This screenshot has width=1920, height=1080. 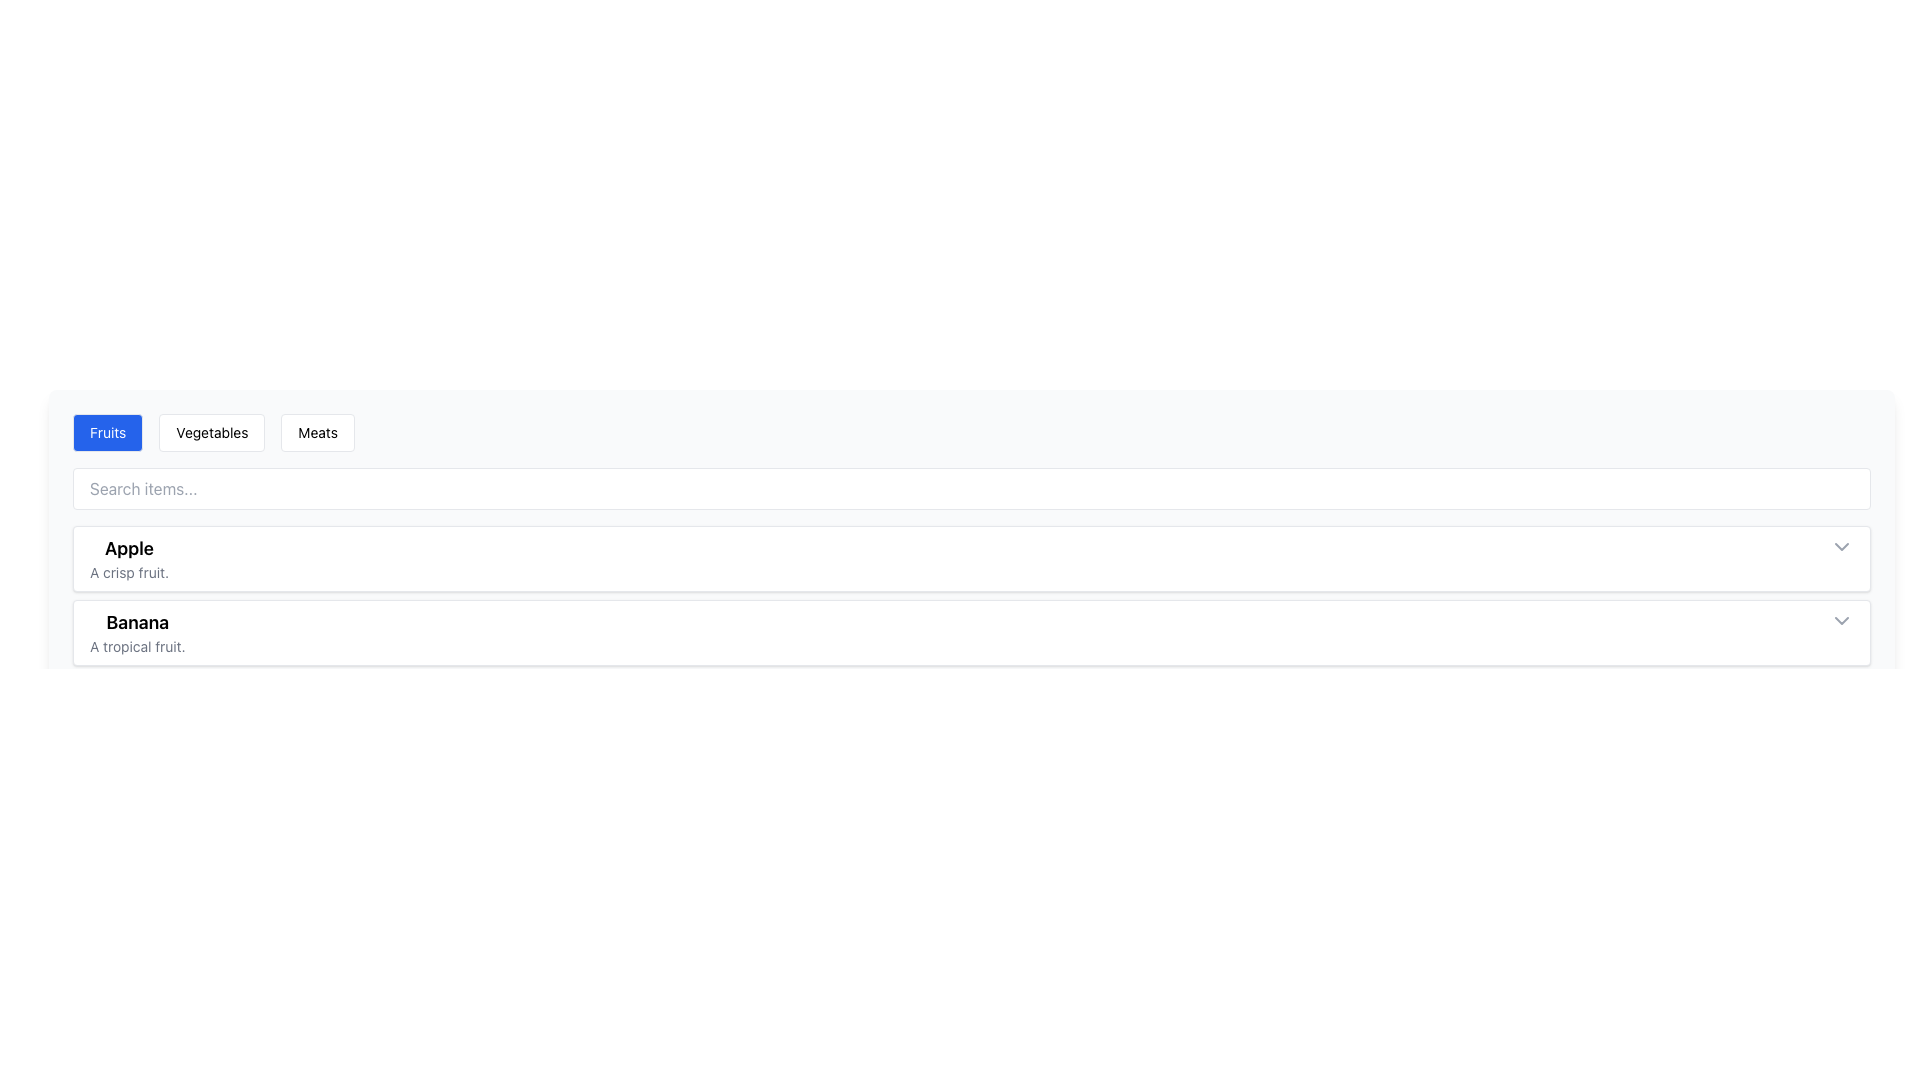 What do you see at coordinates (136, 622) in the screenshot?
I see `the static text label for the 'Banana' entry` at bounding box center [136, 622].